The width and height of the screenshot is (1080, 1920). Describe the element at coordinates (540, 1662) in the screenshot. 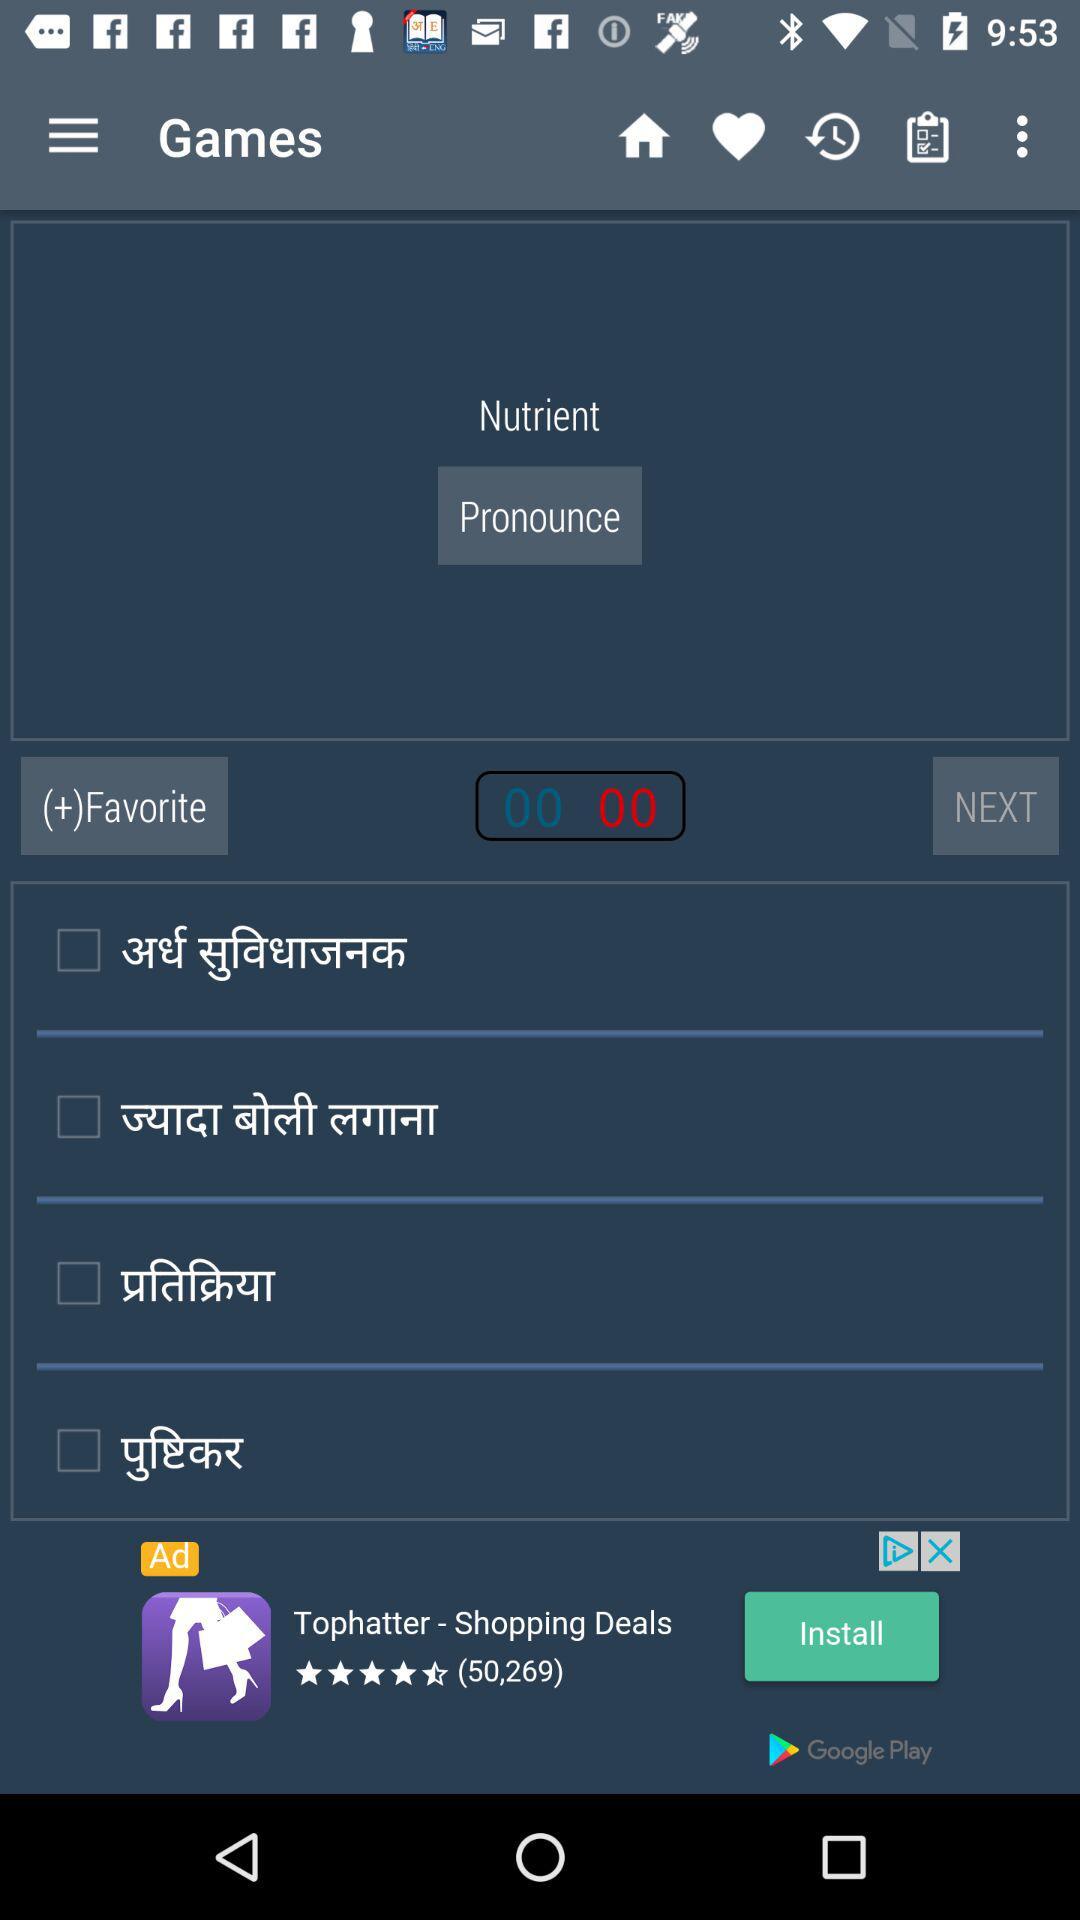

I see `open advertisement` at that location.